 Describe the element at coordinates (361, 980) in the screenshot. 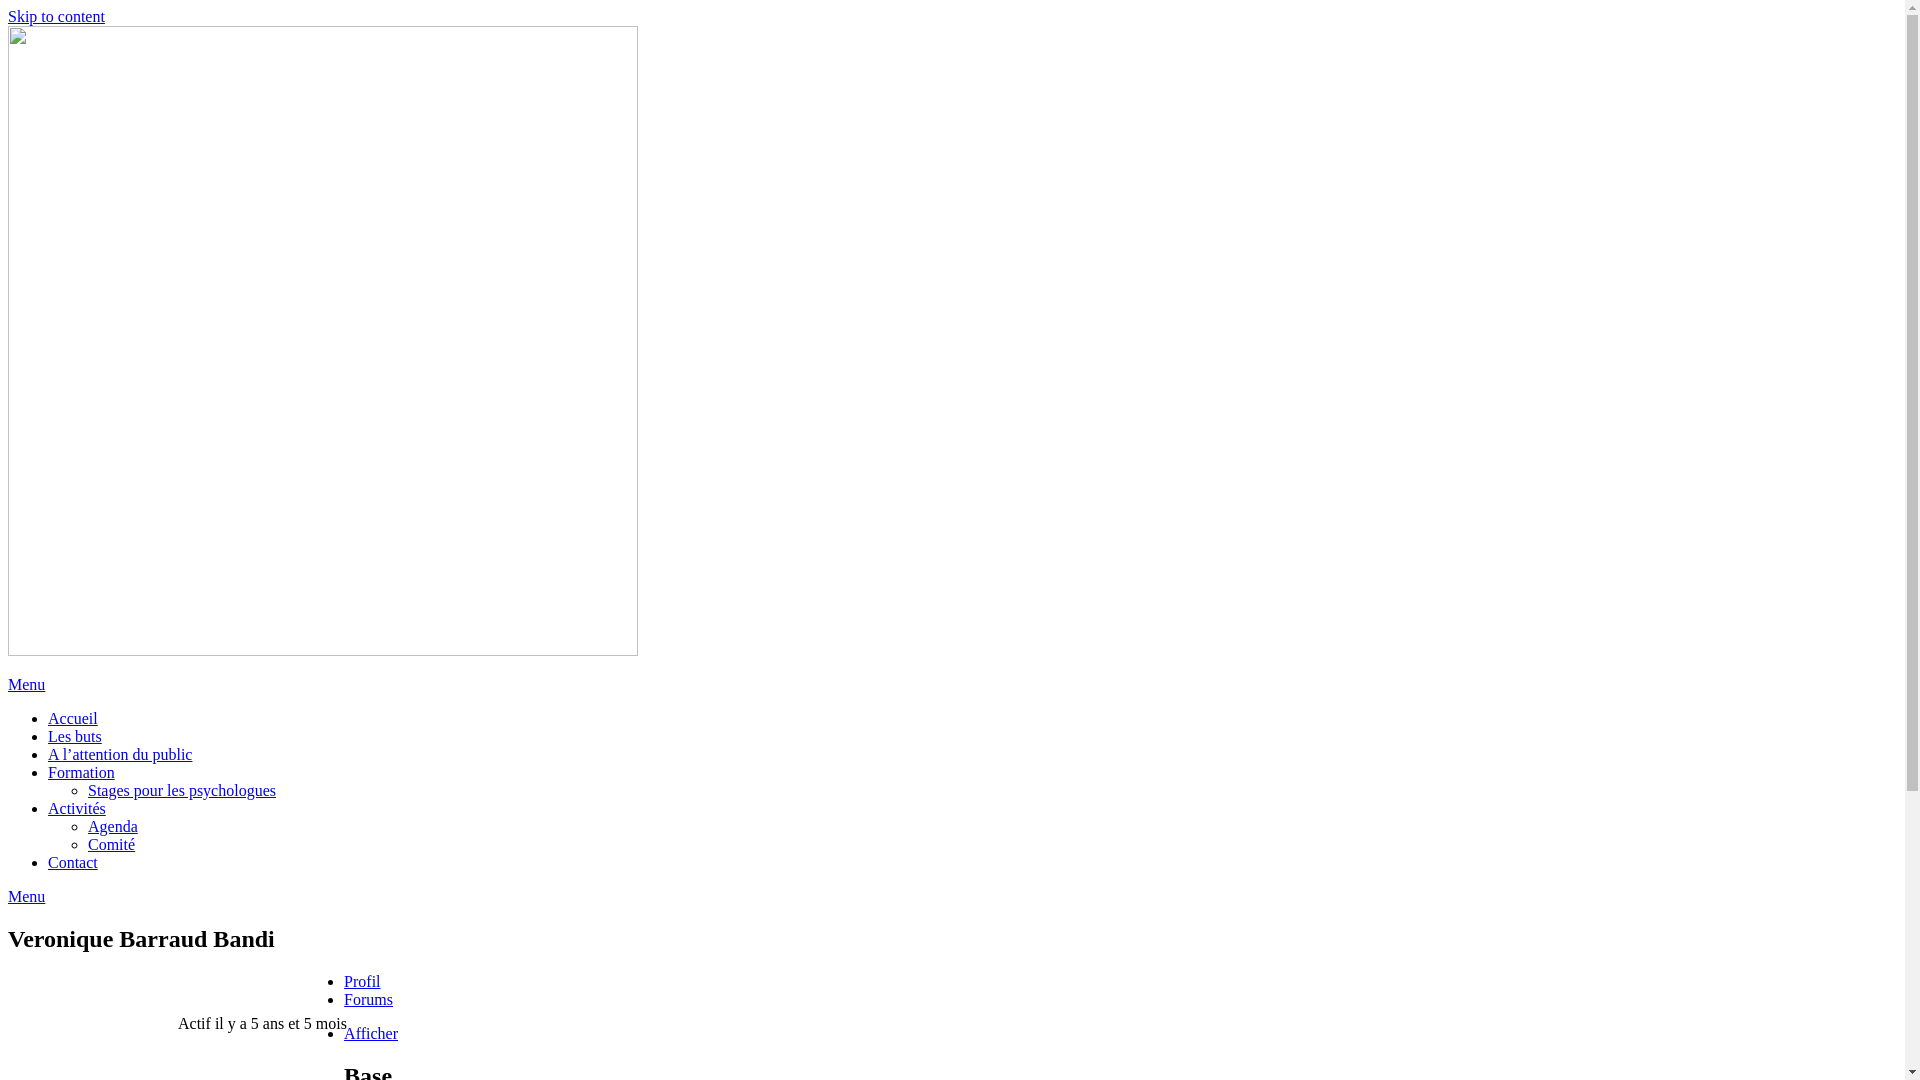

I see `'Profil'` at that location.